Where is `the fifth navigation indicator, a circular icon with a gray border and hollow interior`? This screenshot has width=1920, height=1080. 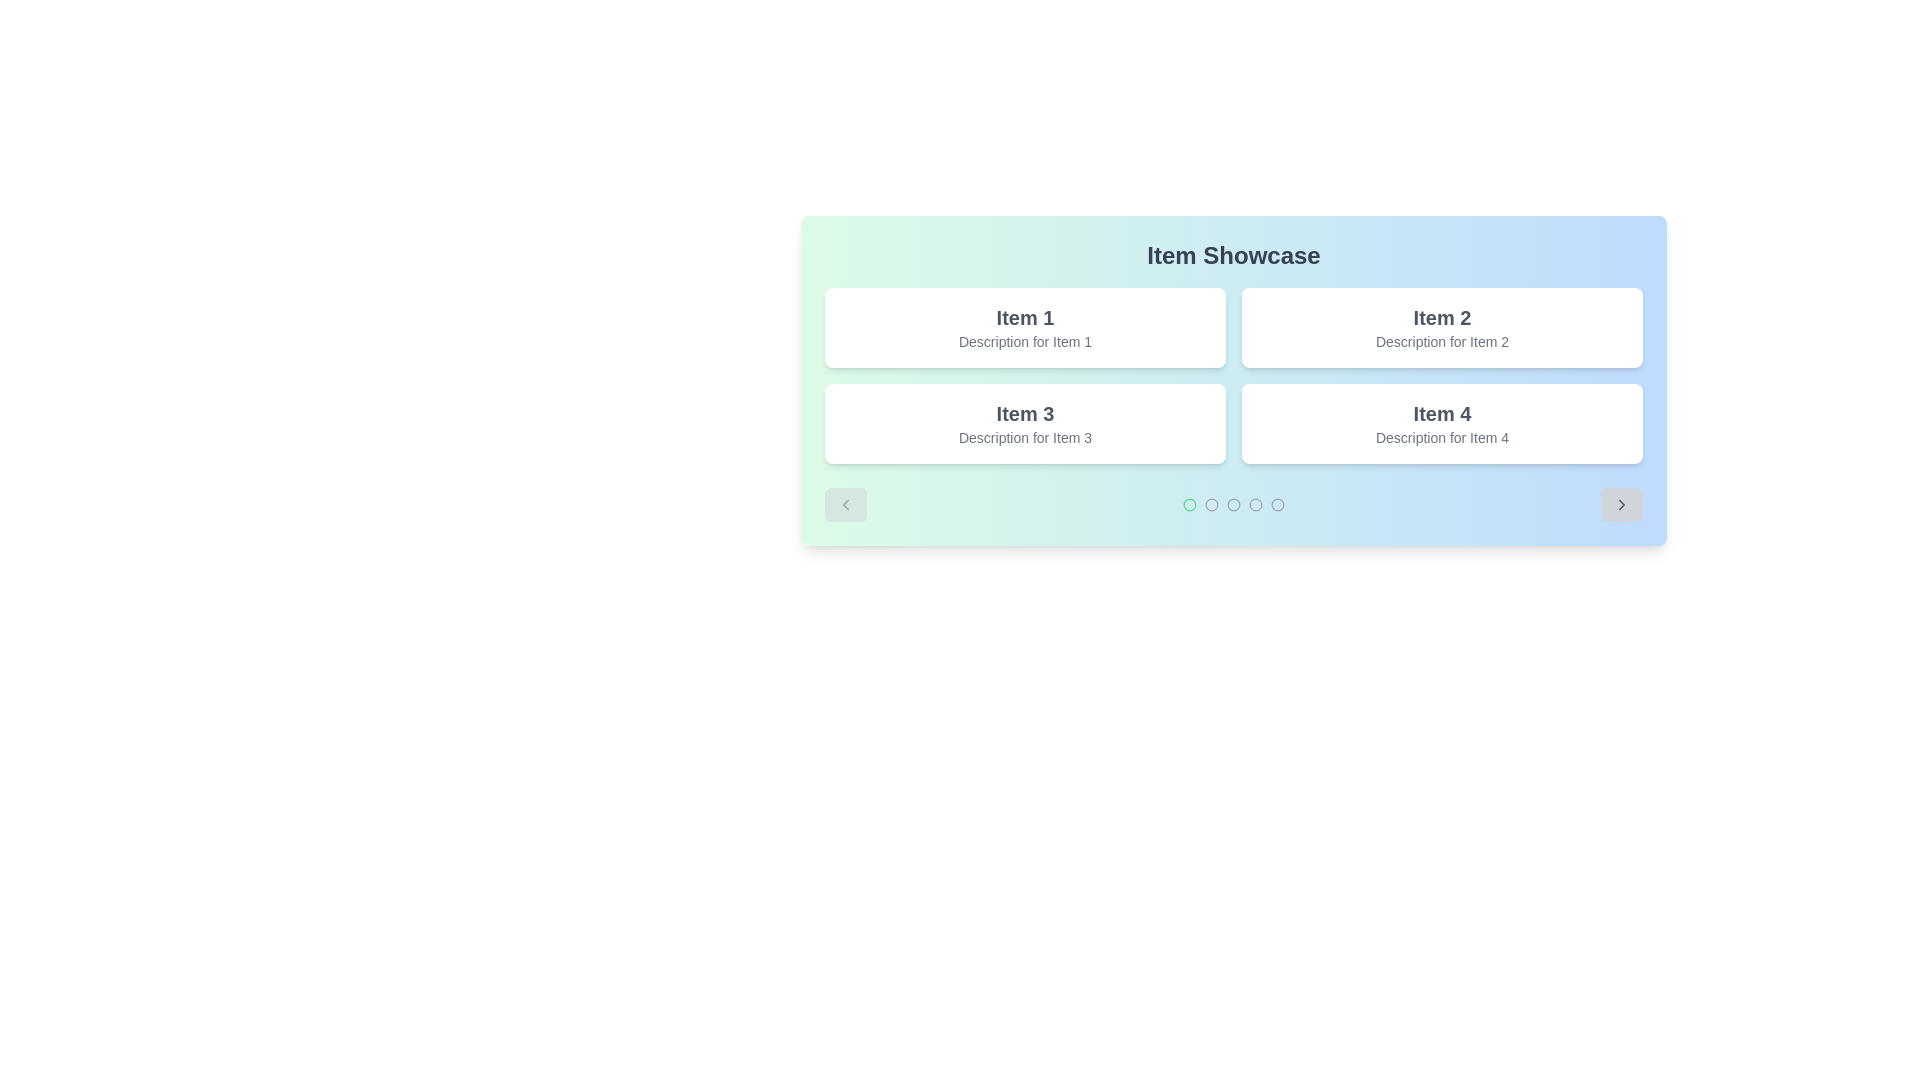
the fifth navigation indicator, a circular icon with a gray border and hollow interior is located at coordinates (1276, 504).